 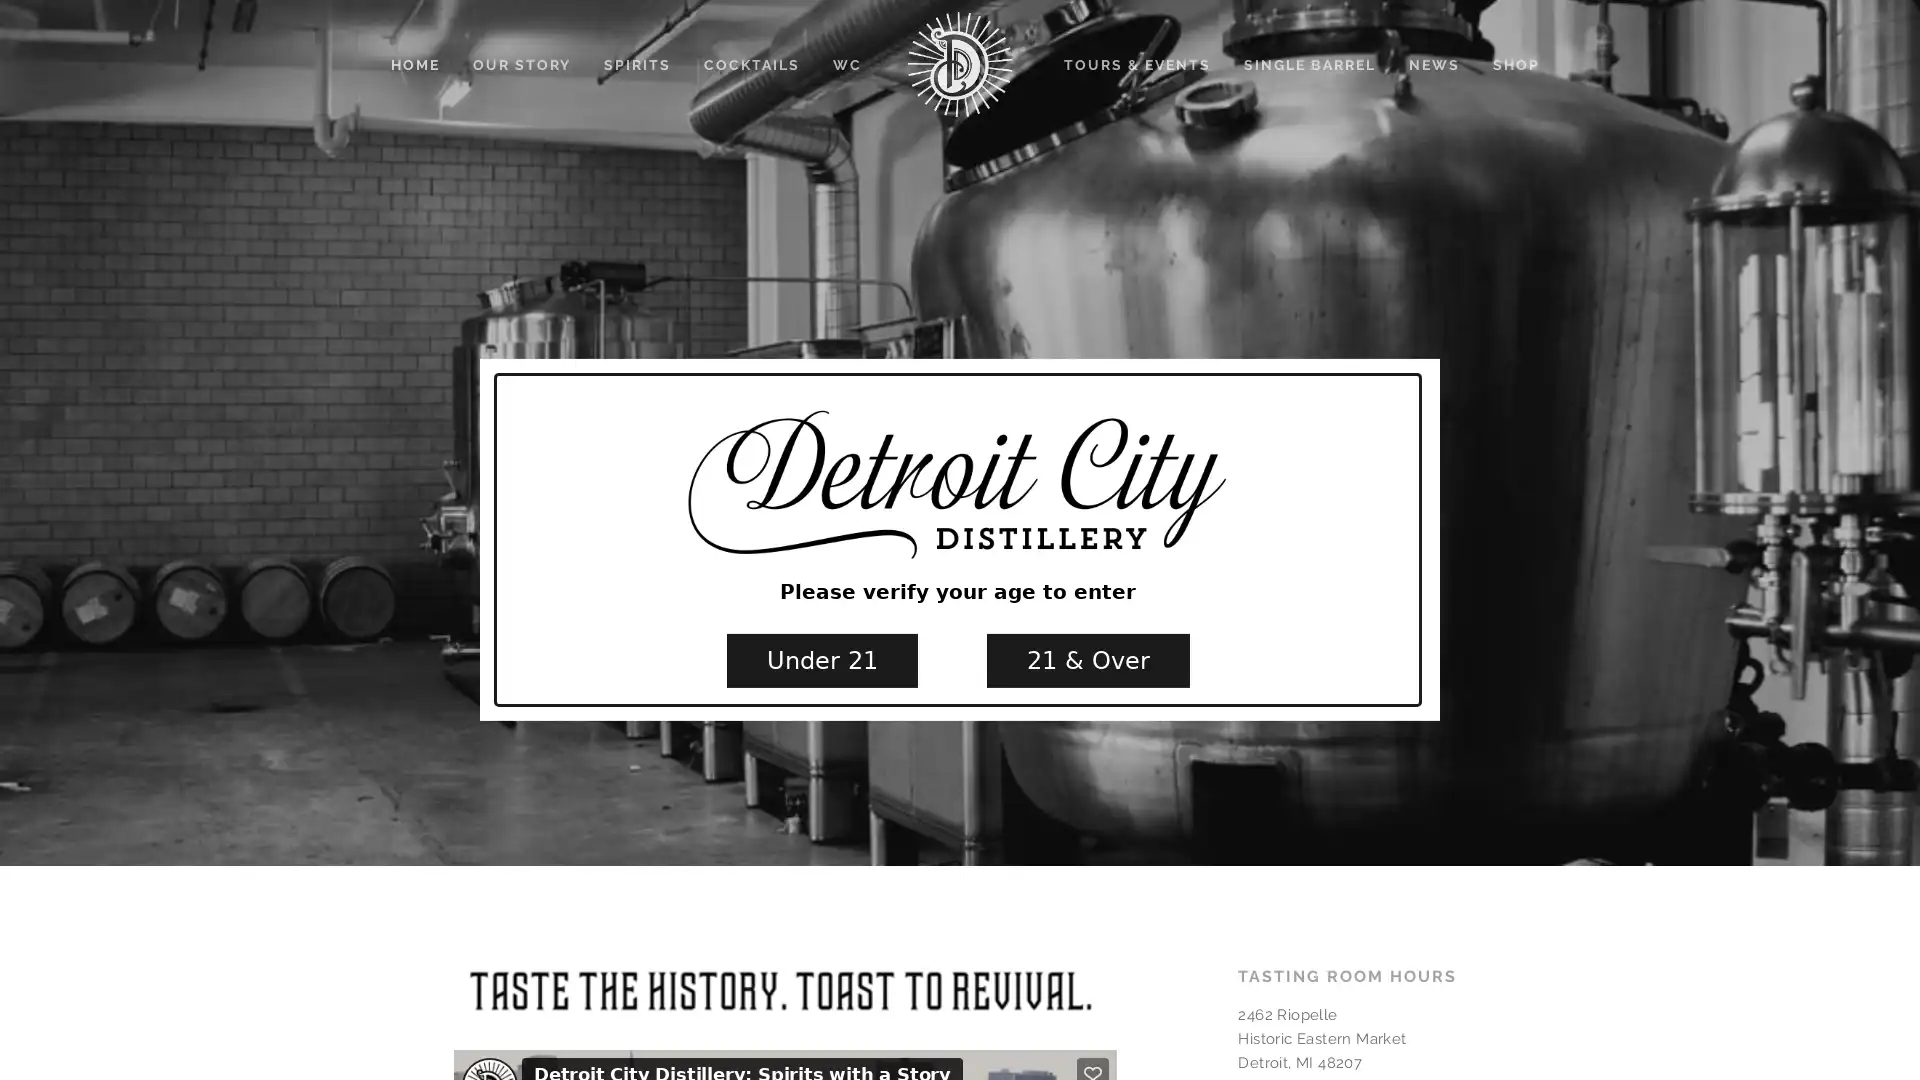 What do you see at coordinates (1086, 660) in the screenshot?
I see `21 & Over` at bounding box center [1086, 660].